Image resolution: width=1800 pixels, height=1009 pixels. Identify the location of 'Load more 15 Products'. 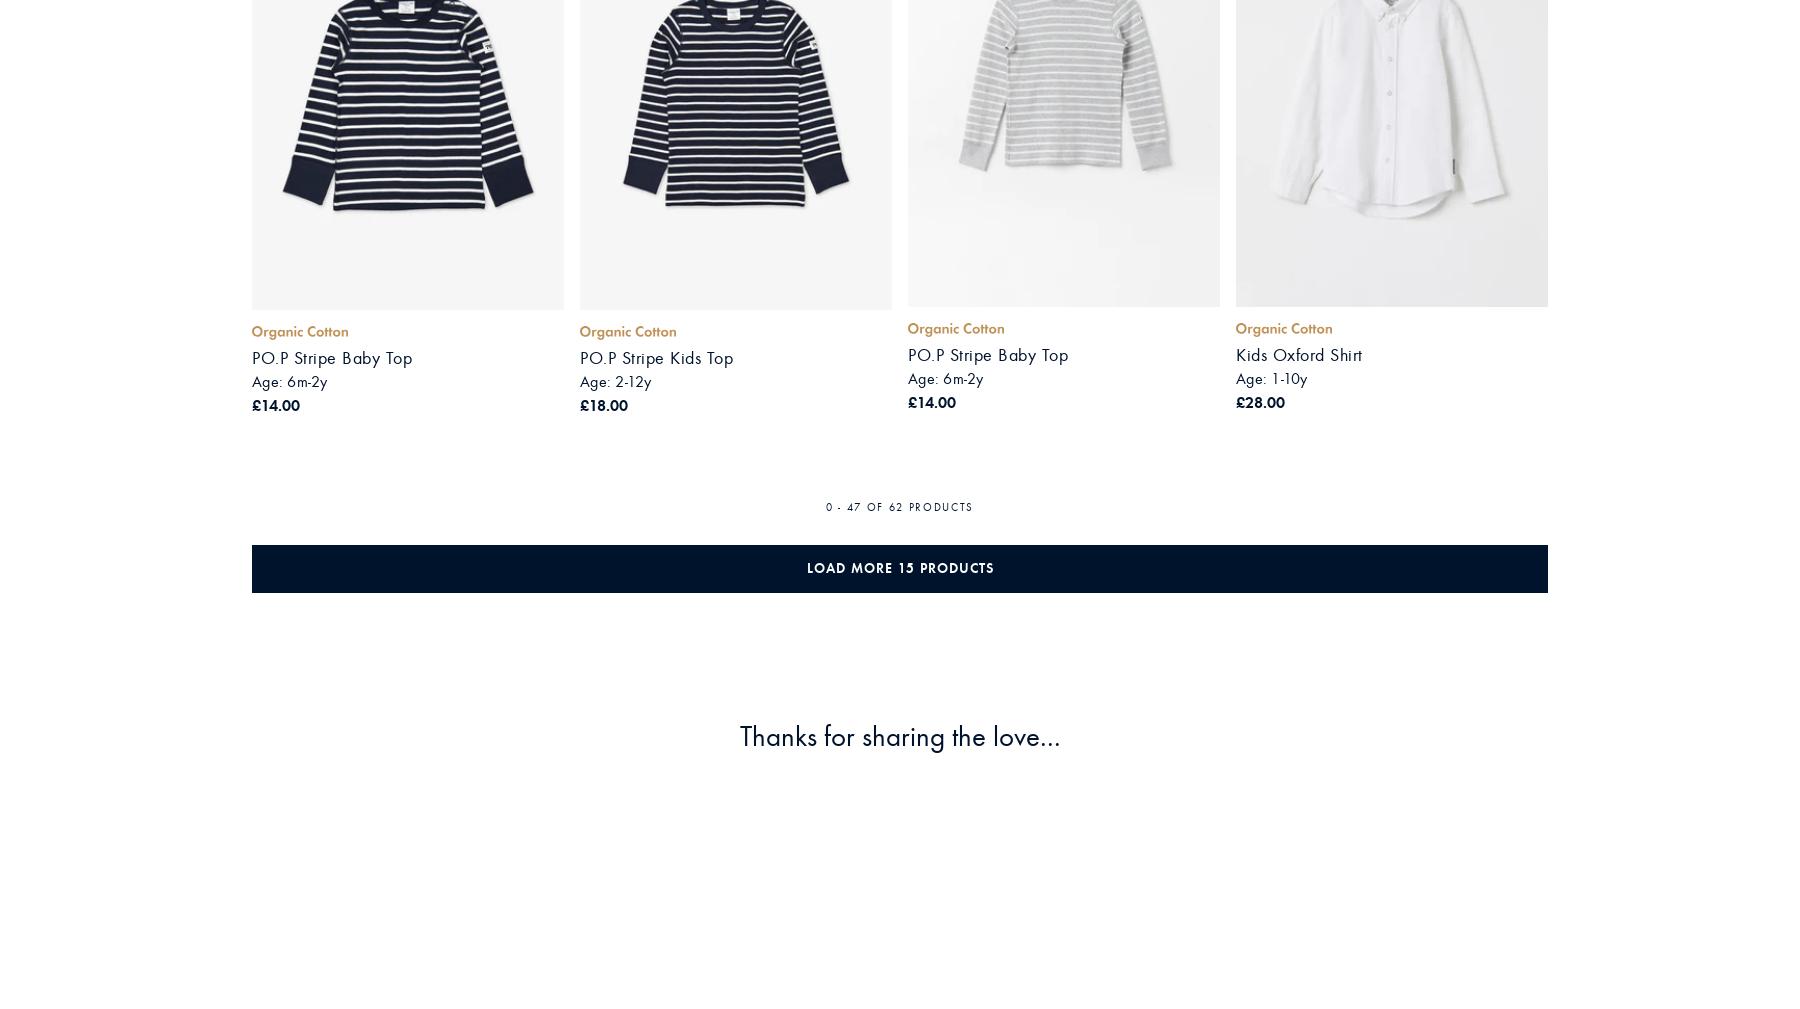
(899, 567).